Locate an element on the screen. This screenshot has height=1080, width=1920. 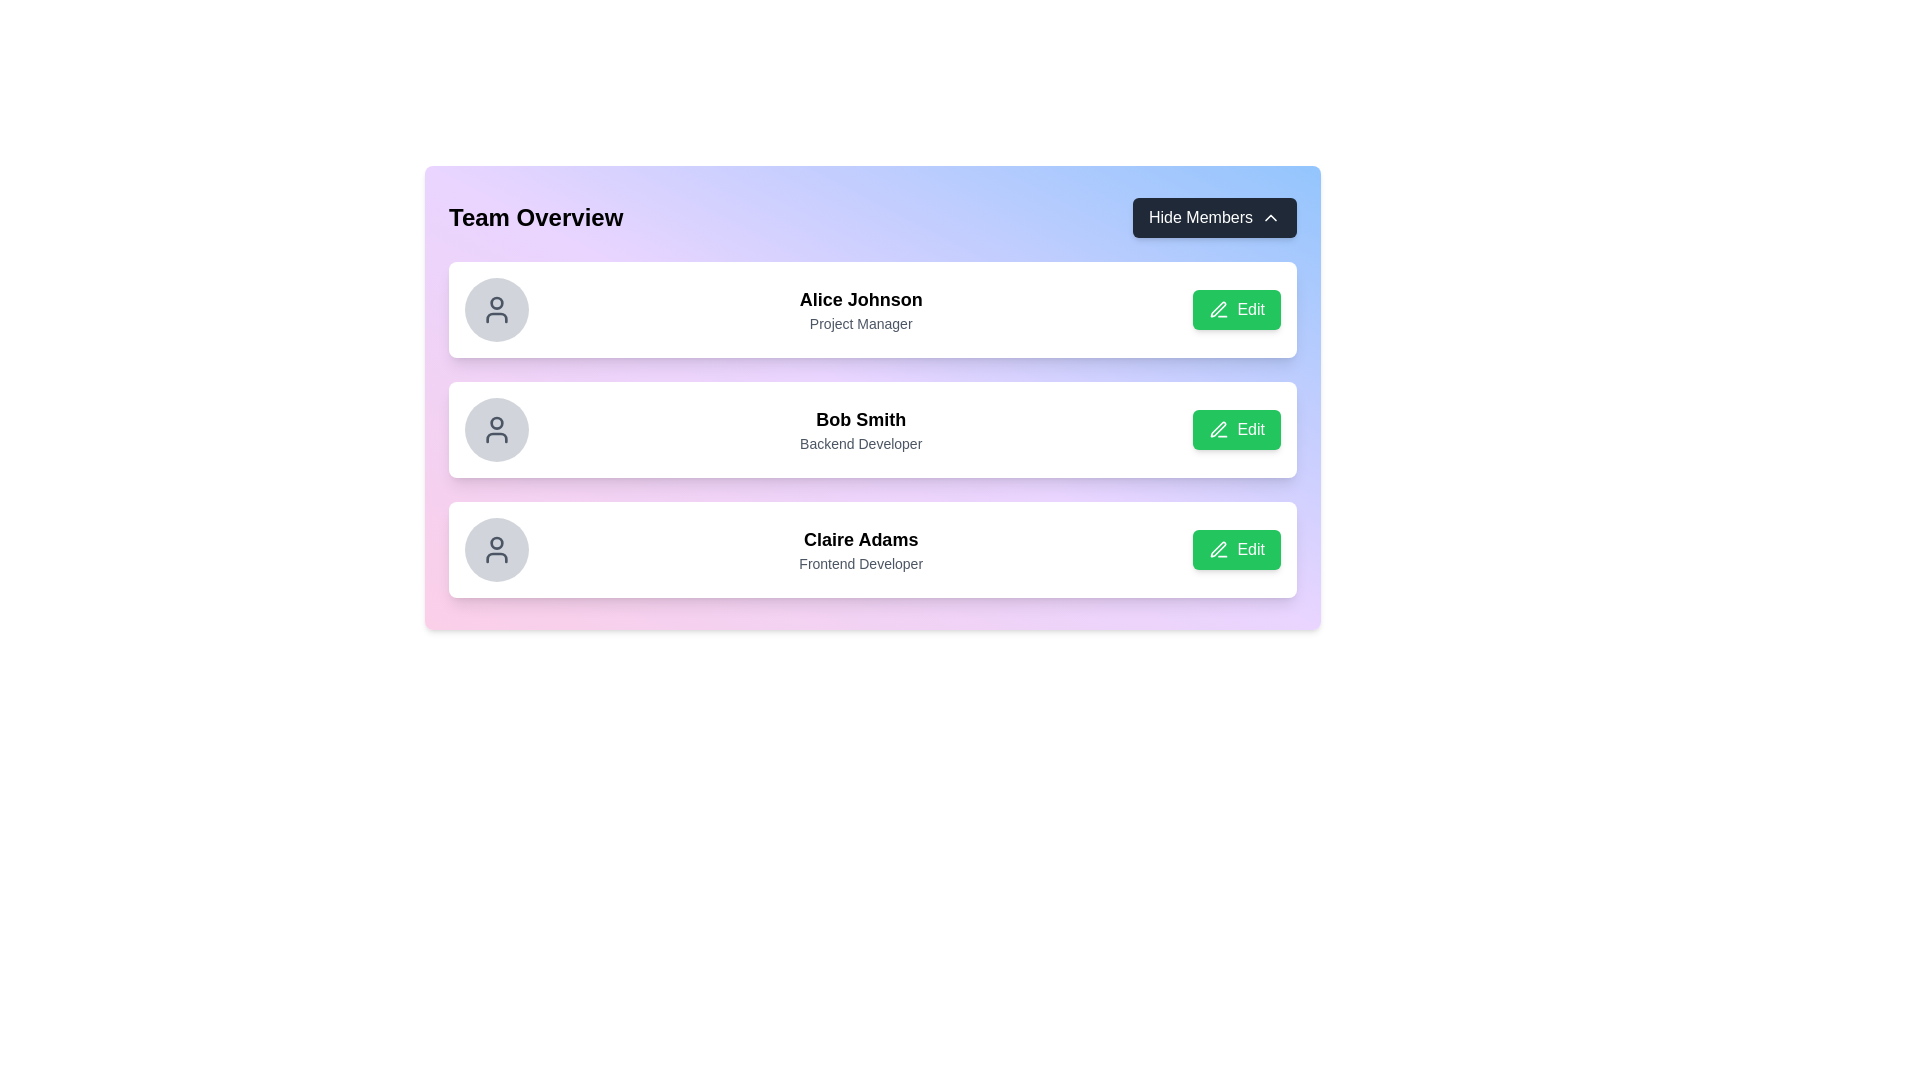
the Profile Avatar Placeholder for user 'Alice Johnson', which is located to the left of the text information and the green 'Edit' button is located at coordinates (497, 309).